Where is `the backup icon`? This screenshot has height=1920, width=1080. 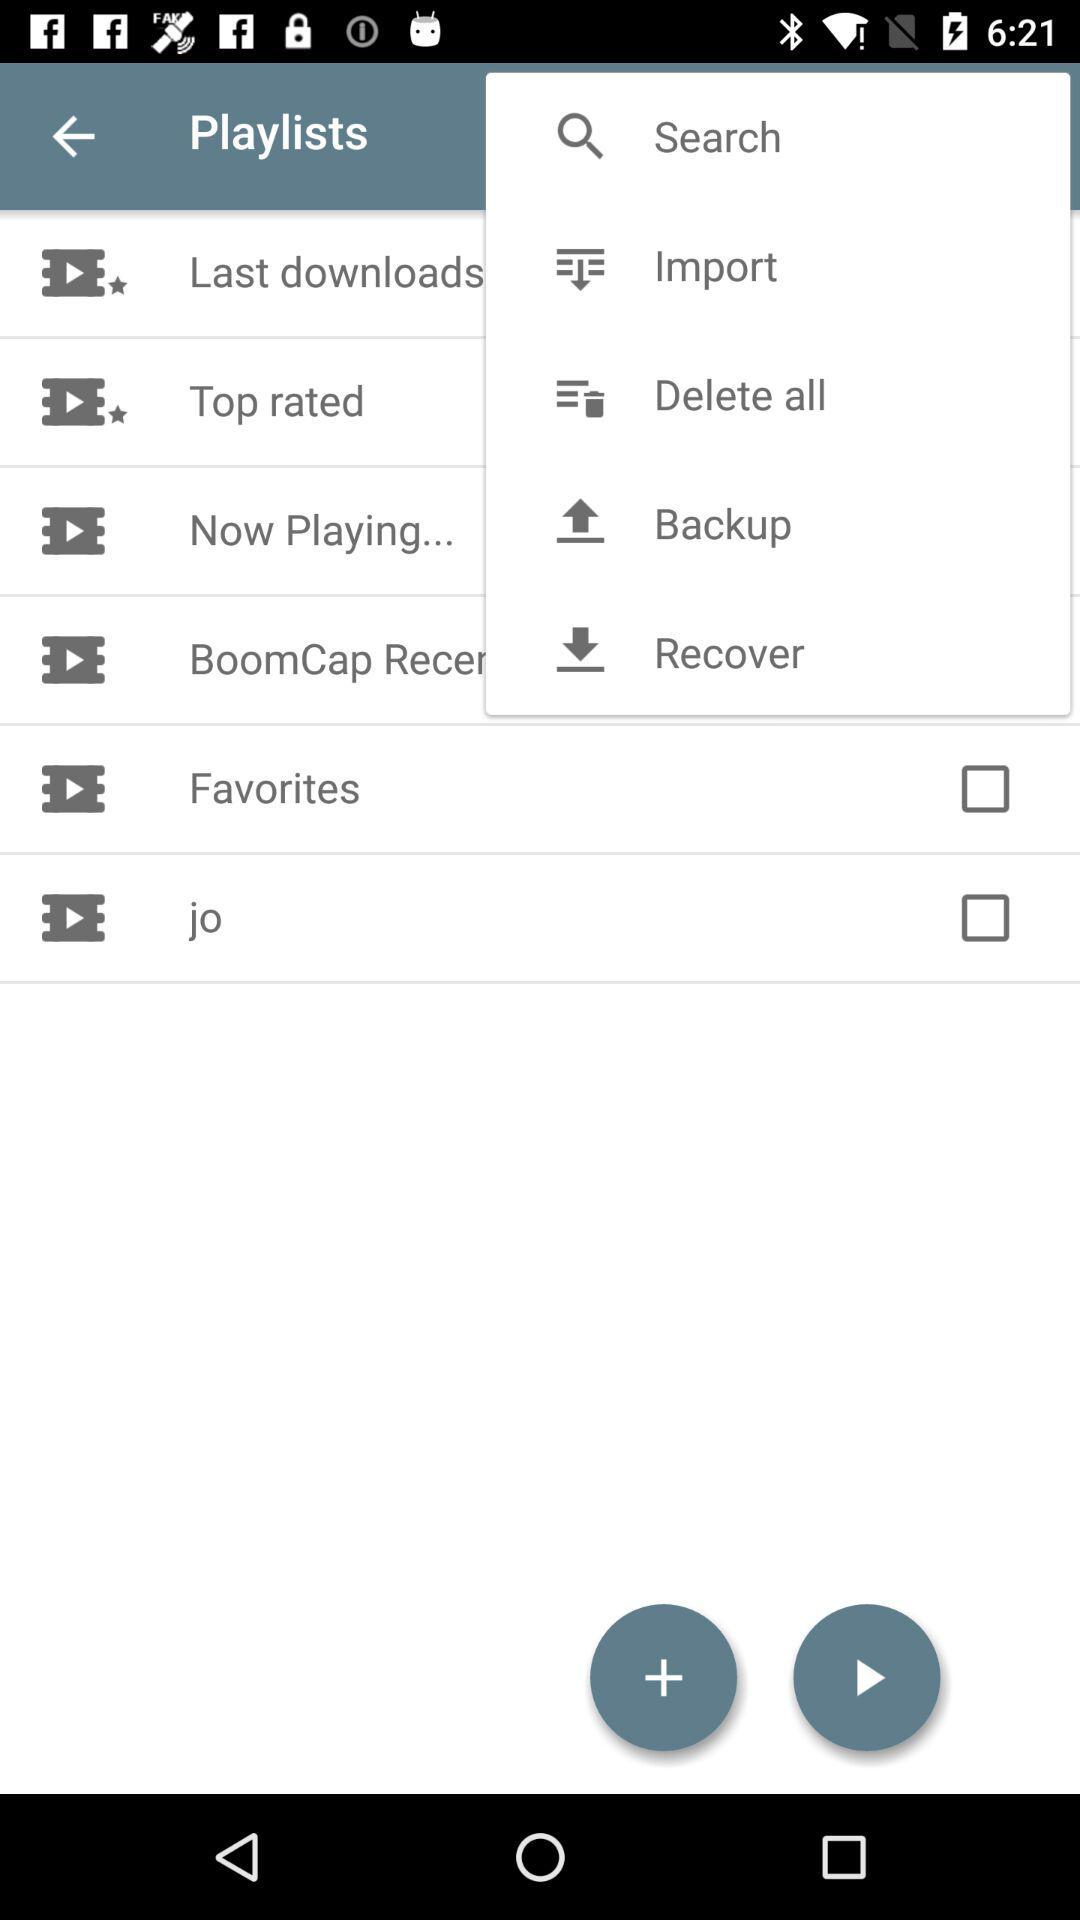 the backup icon is located at coordinates (580, 522).